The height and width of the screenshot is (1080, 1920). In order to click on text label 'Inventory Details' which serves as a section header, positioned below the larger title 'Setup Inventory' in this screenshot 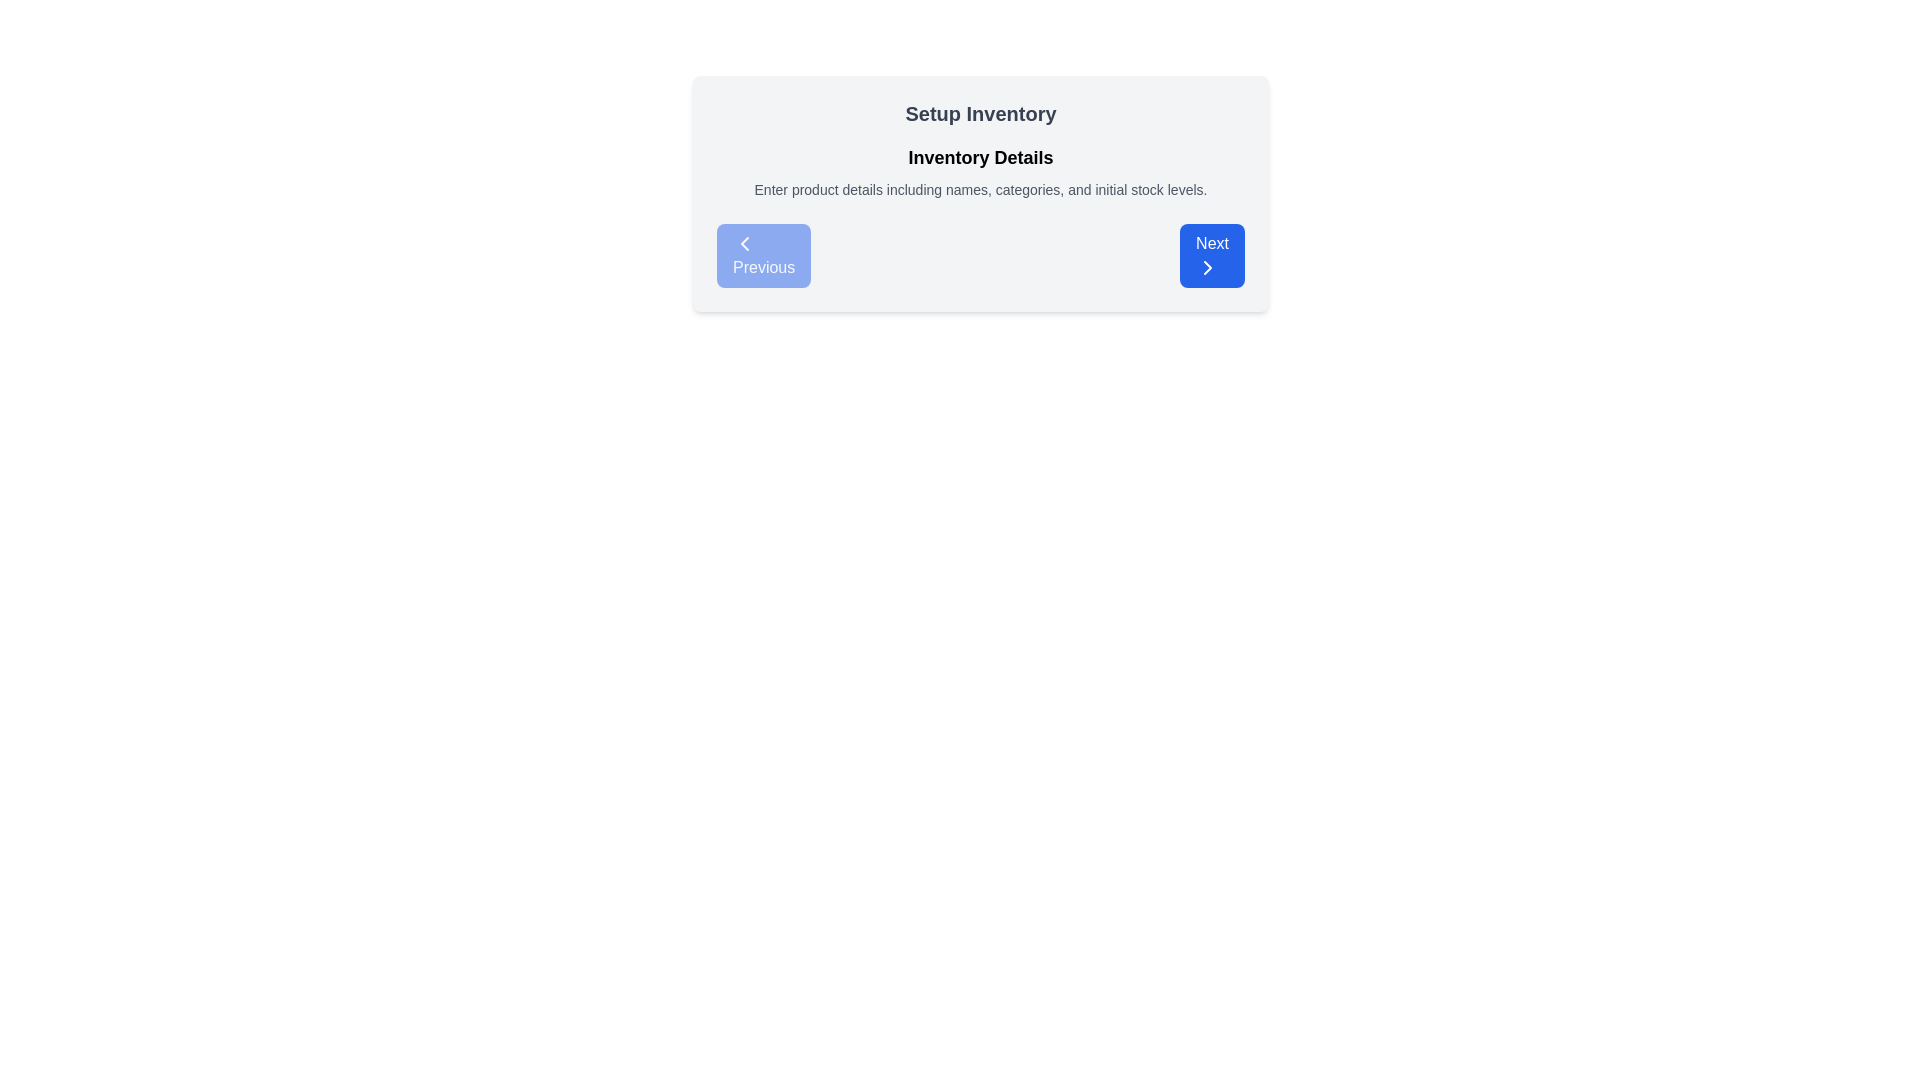, I will do `click(980, 157)`.